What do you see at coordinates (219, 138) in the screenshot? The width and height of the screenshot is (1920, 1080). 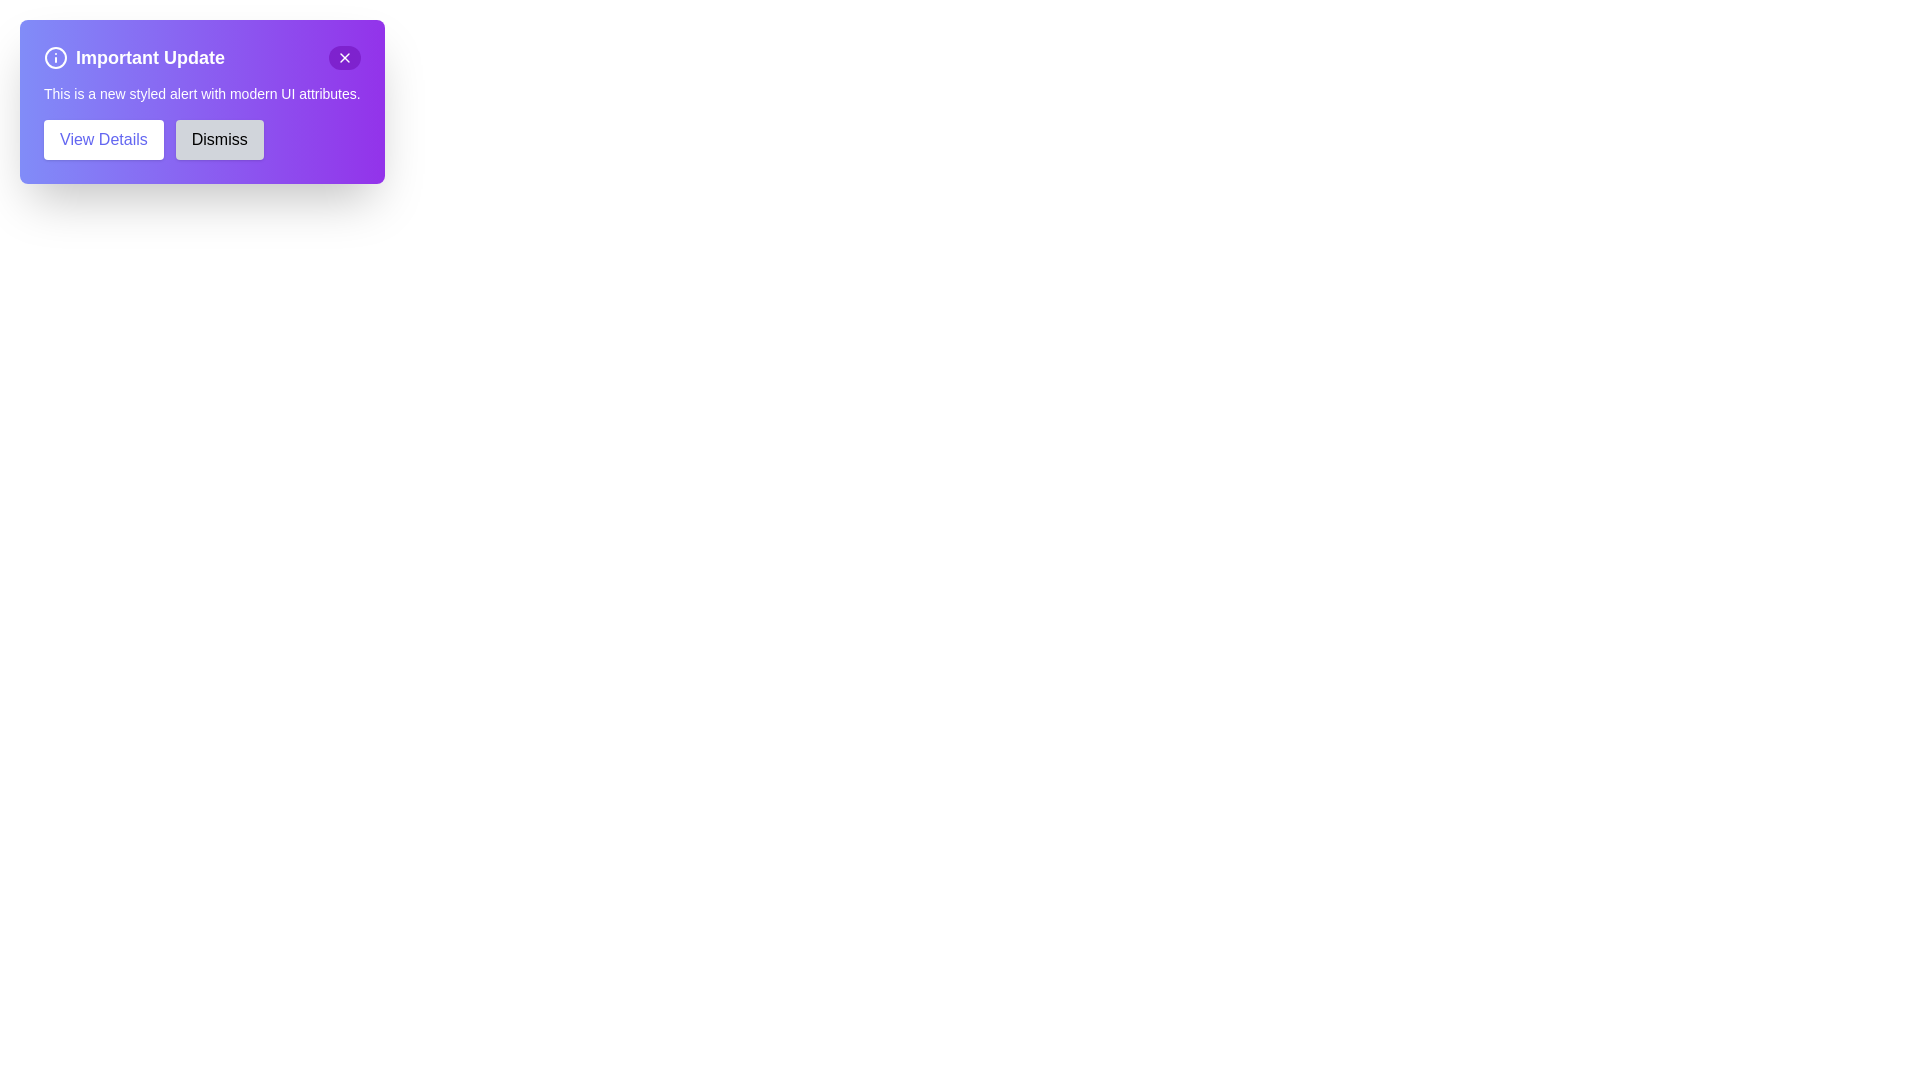 I see `the 'Dismiss' button to hide the notification` at bounding box center [219, 138].